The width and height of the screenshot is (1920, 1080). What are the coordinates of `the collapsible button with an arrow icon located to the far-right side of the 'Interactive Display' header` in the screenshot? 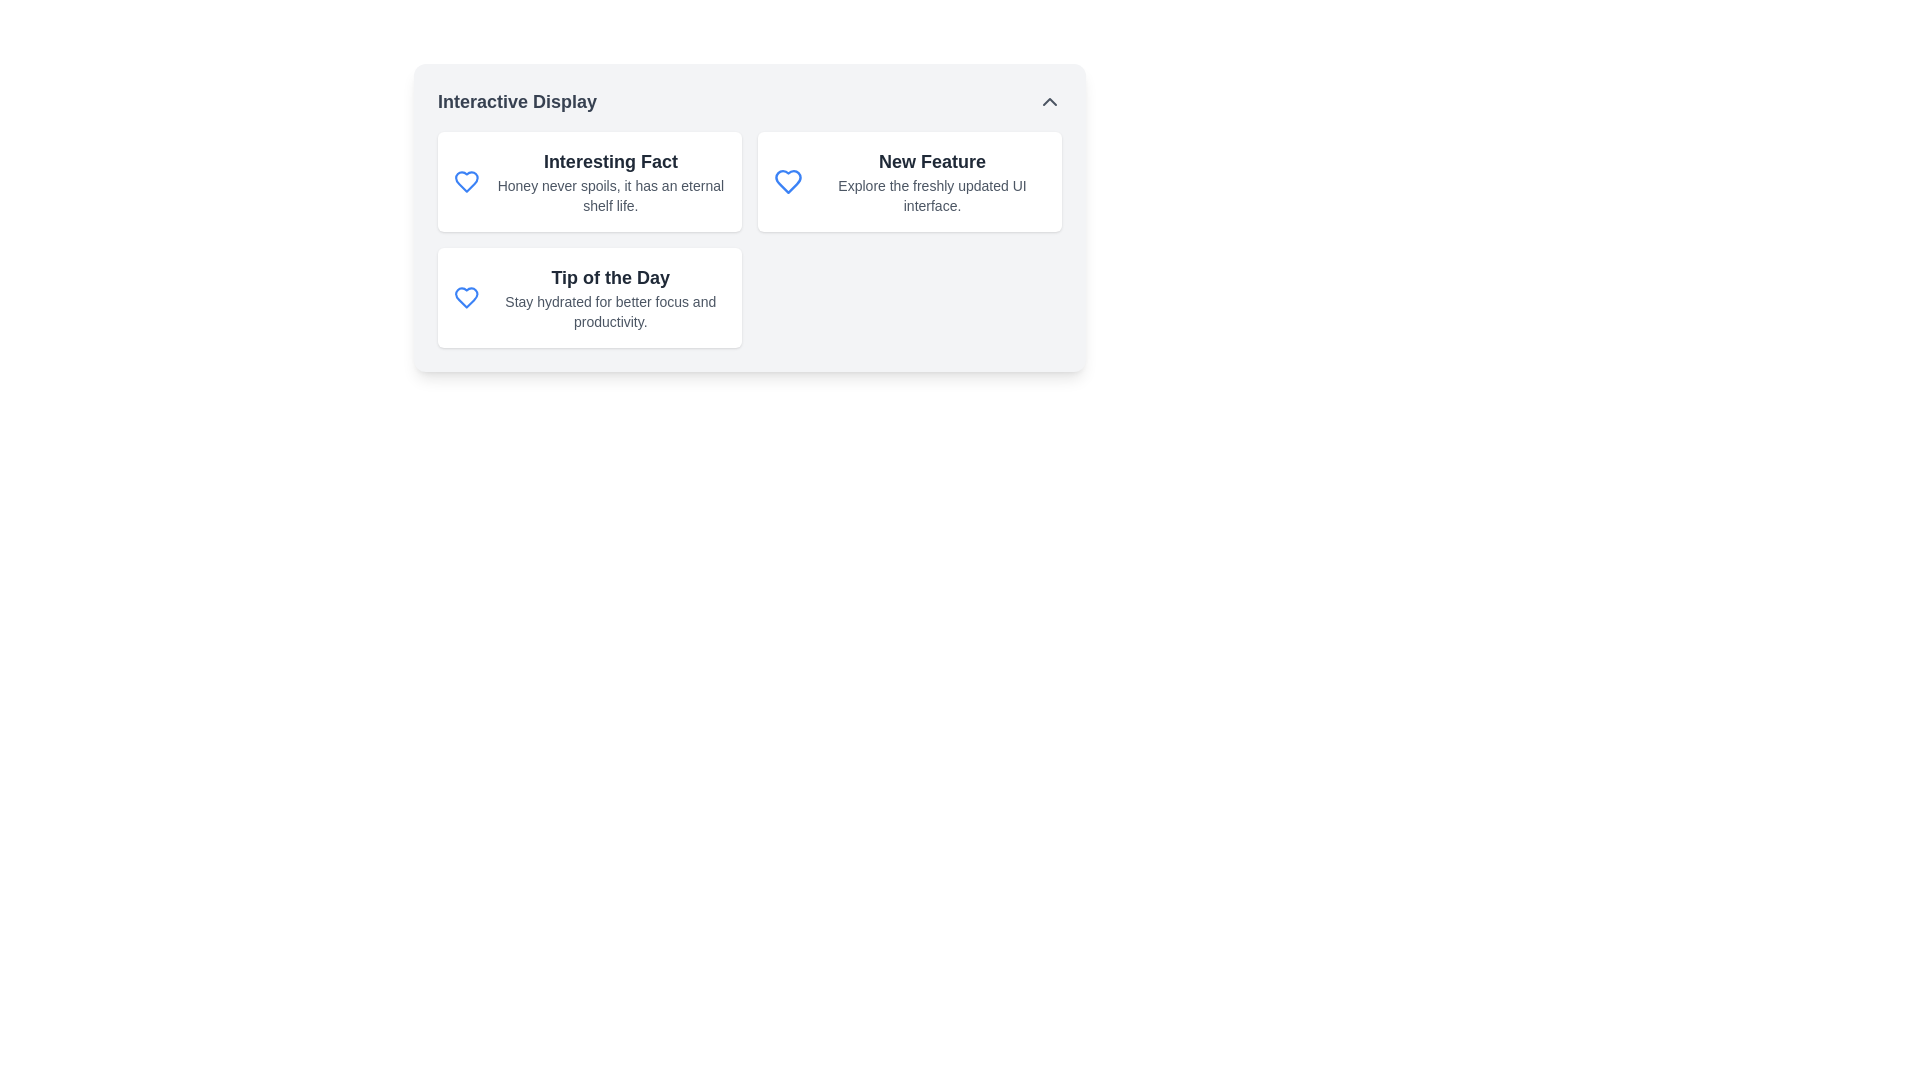 It's located at (1049, 101).